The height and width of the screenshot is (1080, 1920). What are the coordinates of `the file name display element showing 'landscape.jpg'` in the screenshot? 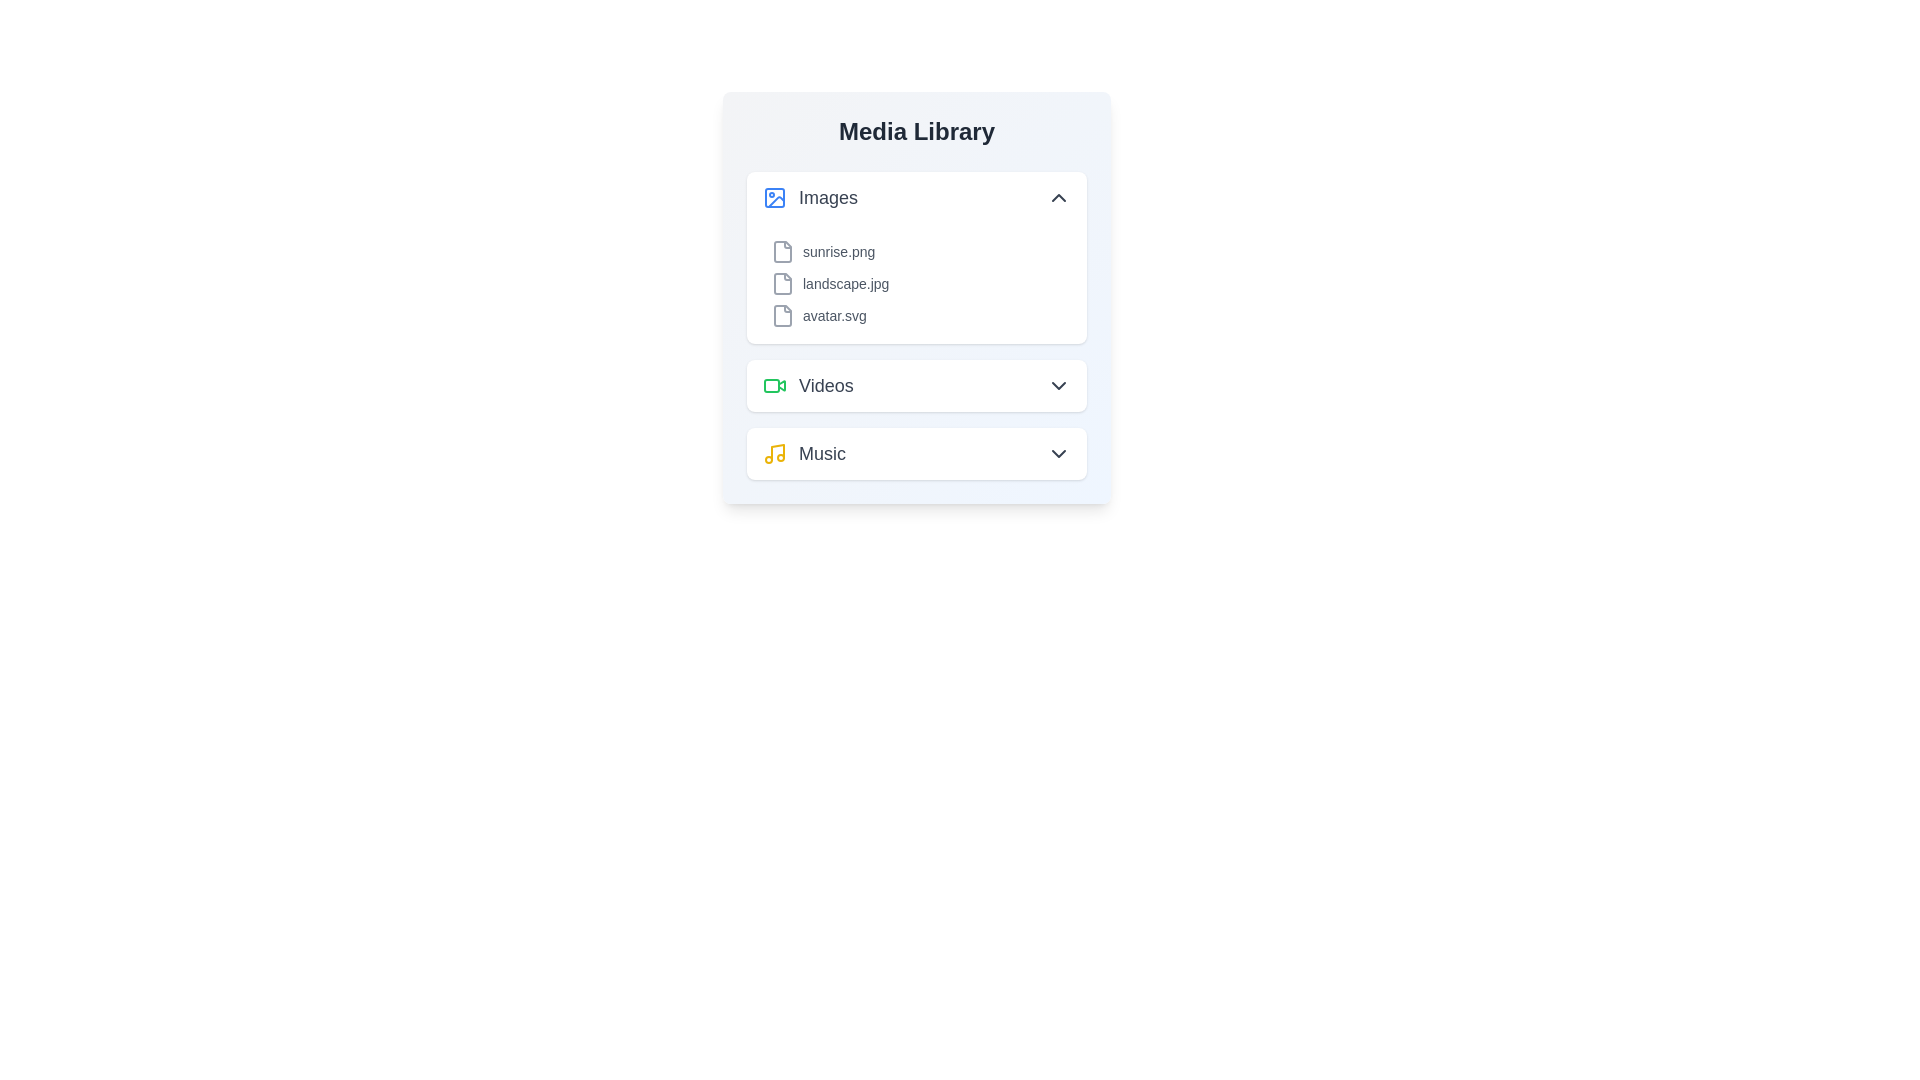 It's located at (915, 284).